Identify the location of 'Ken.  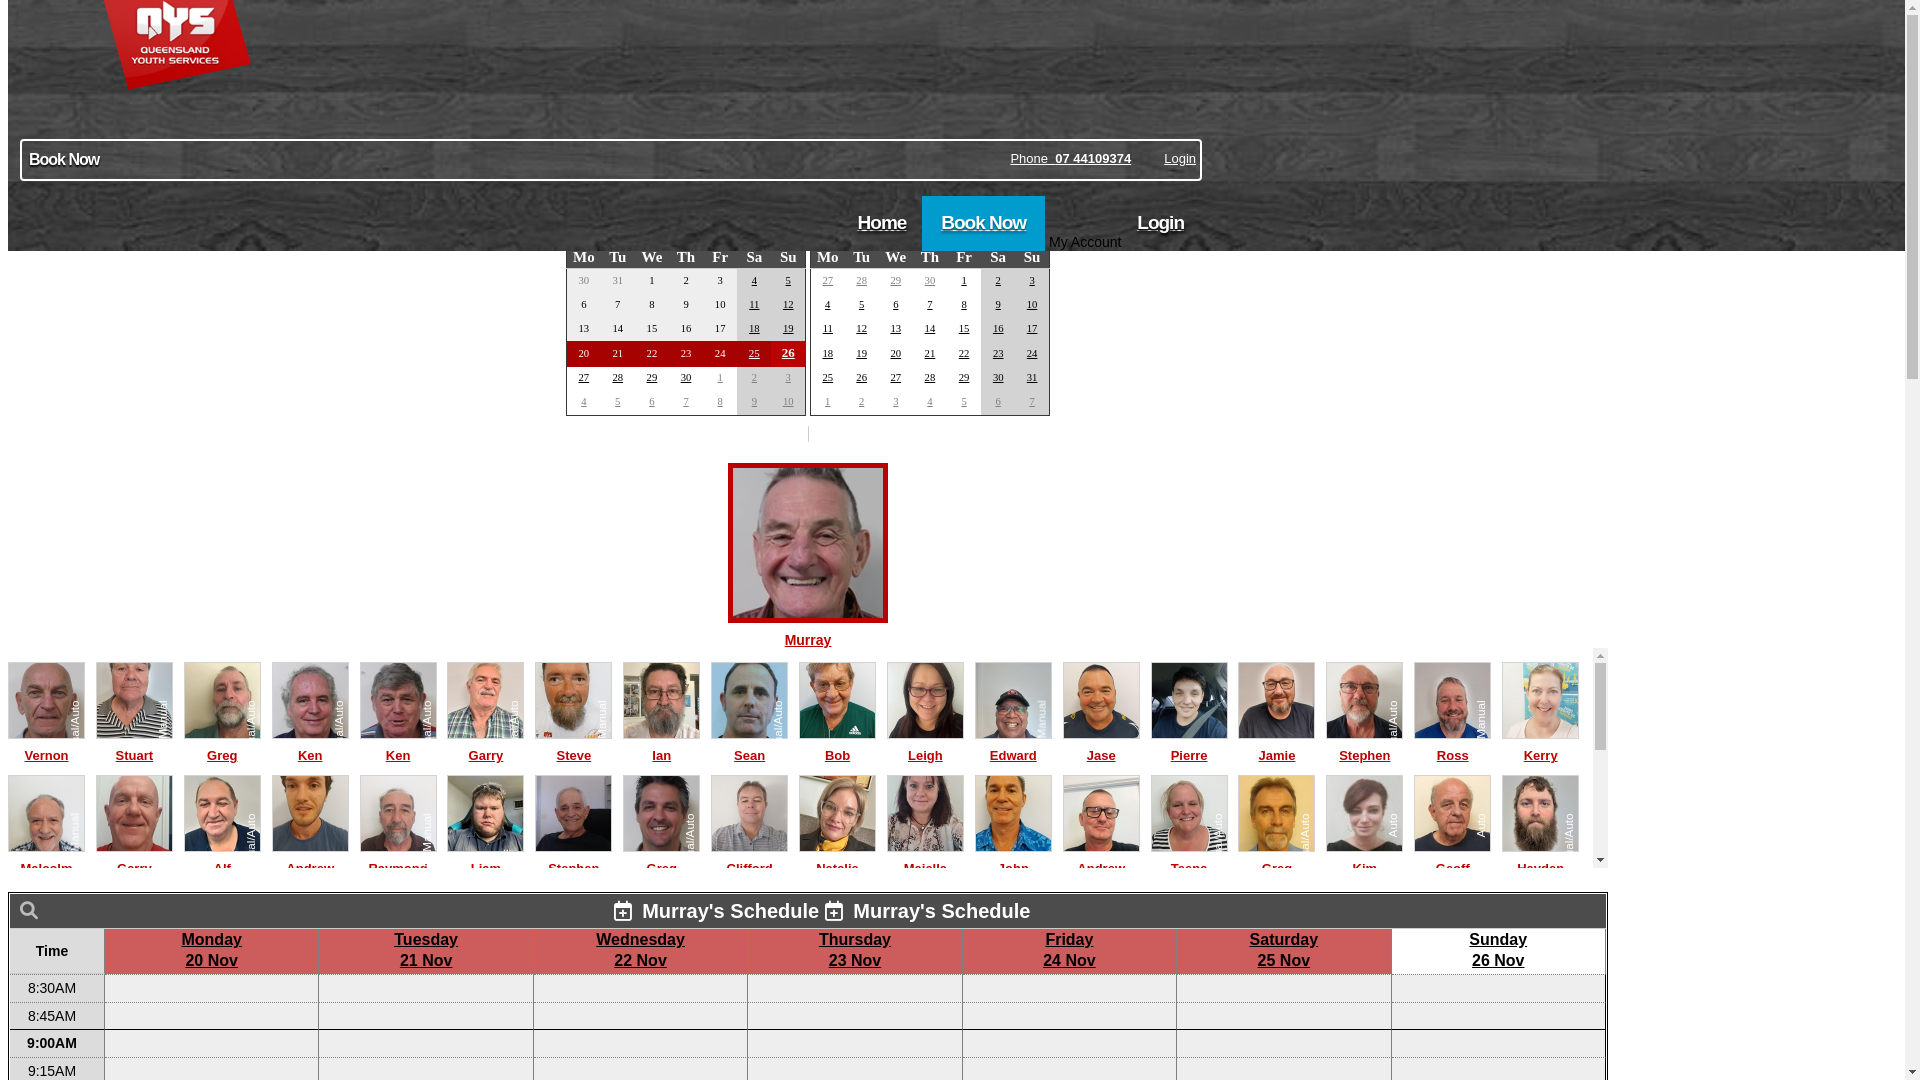
(271, 745).